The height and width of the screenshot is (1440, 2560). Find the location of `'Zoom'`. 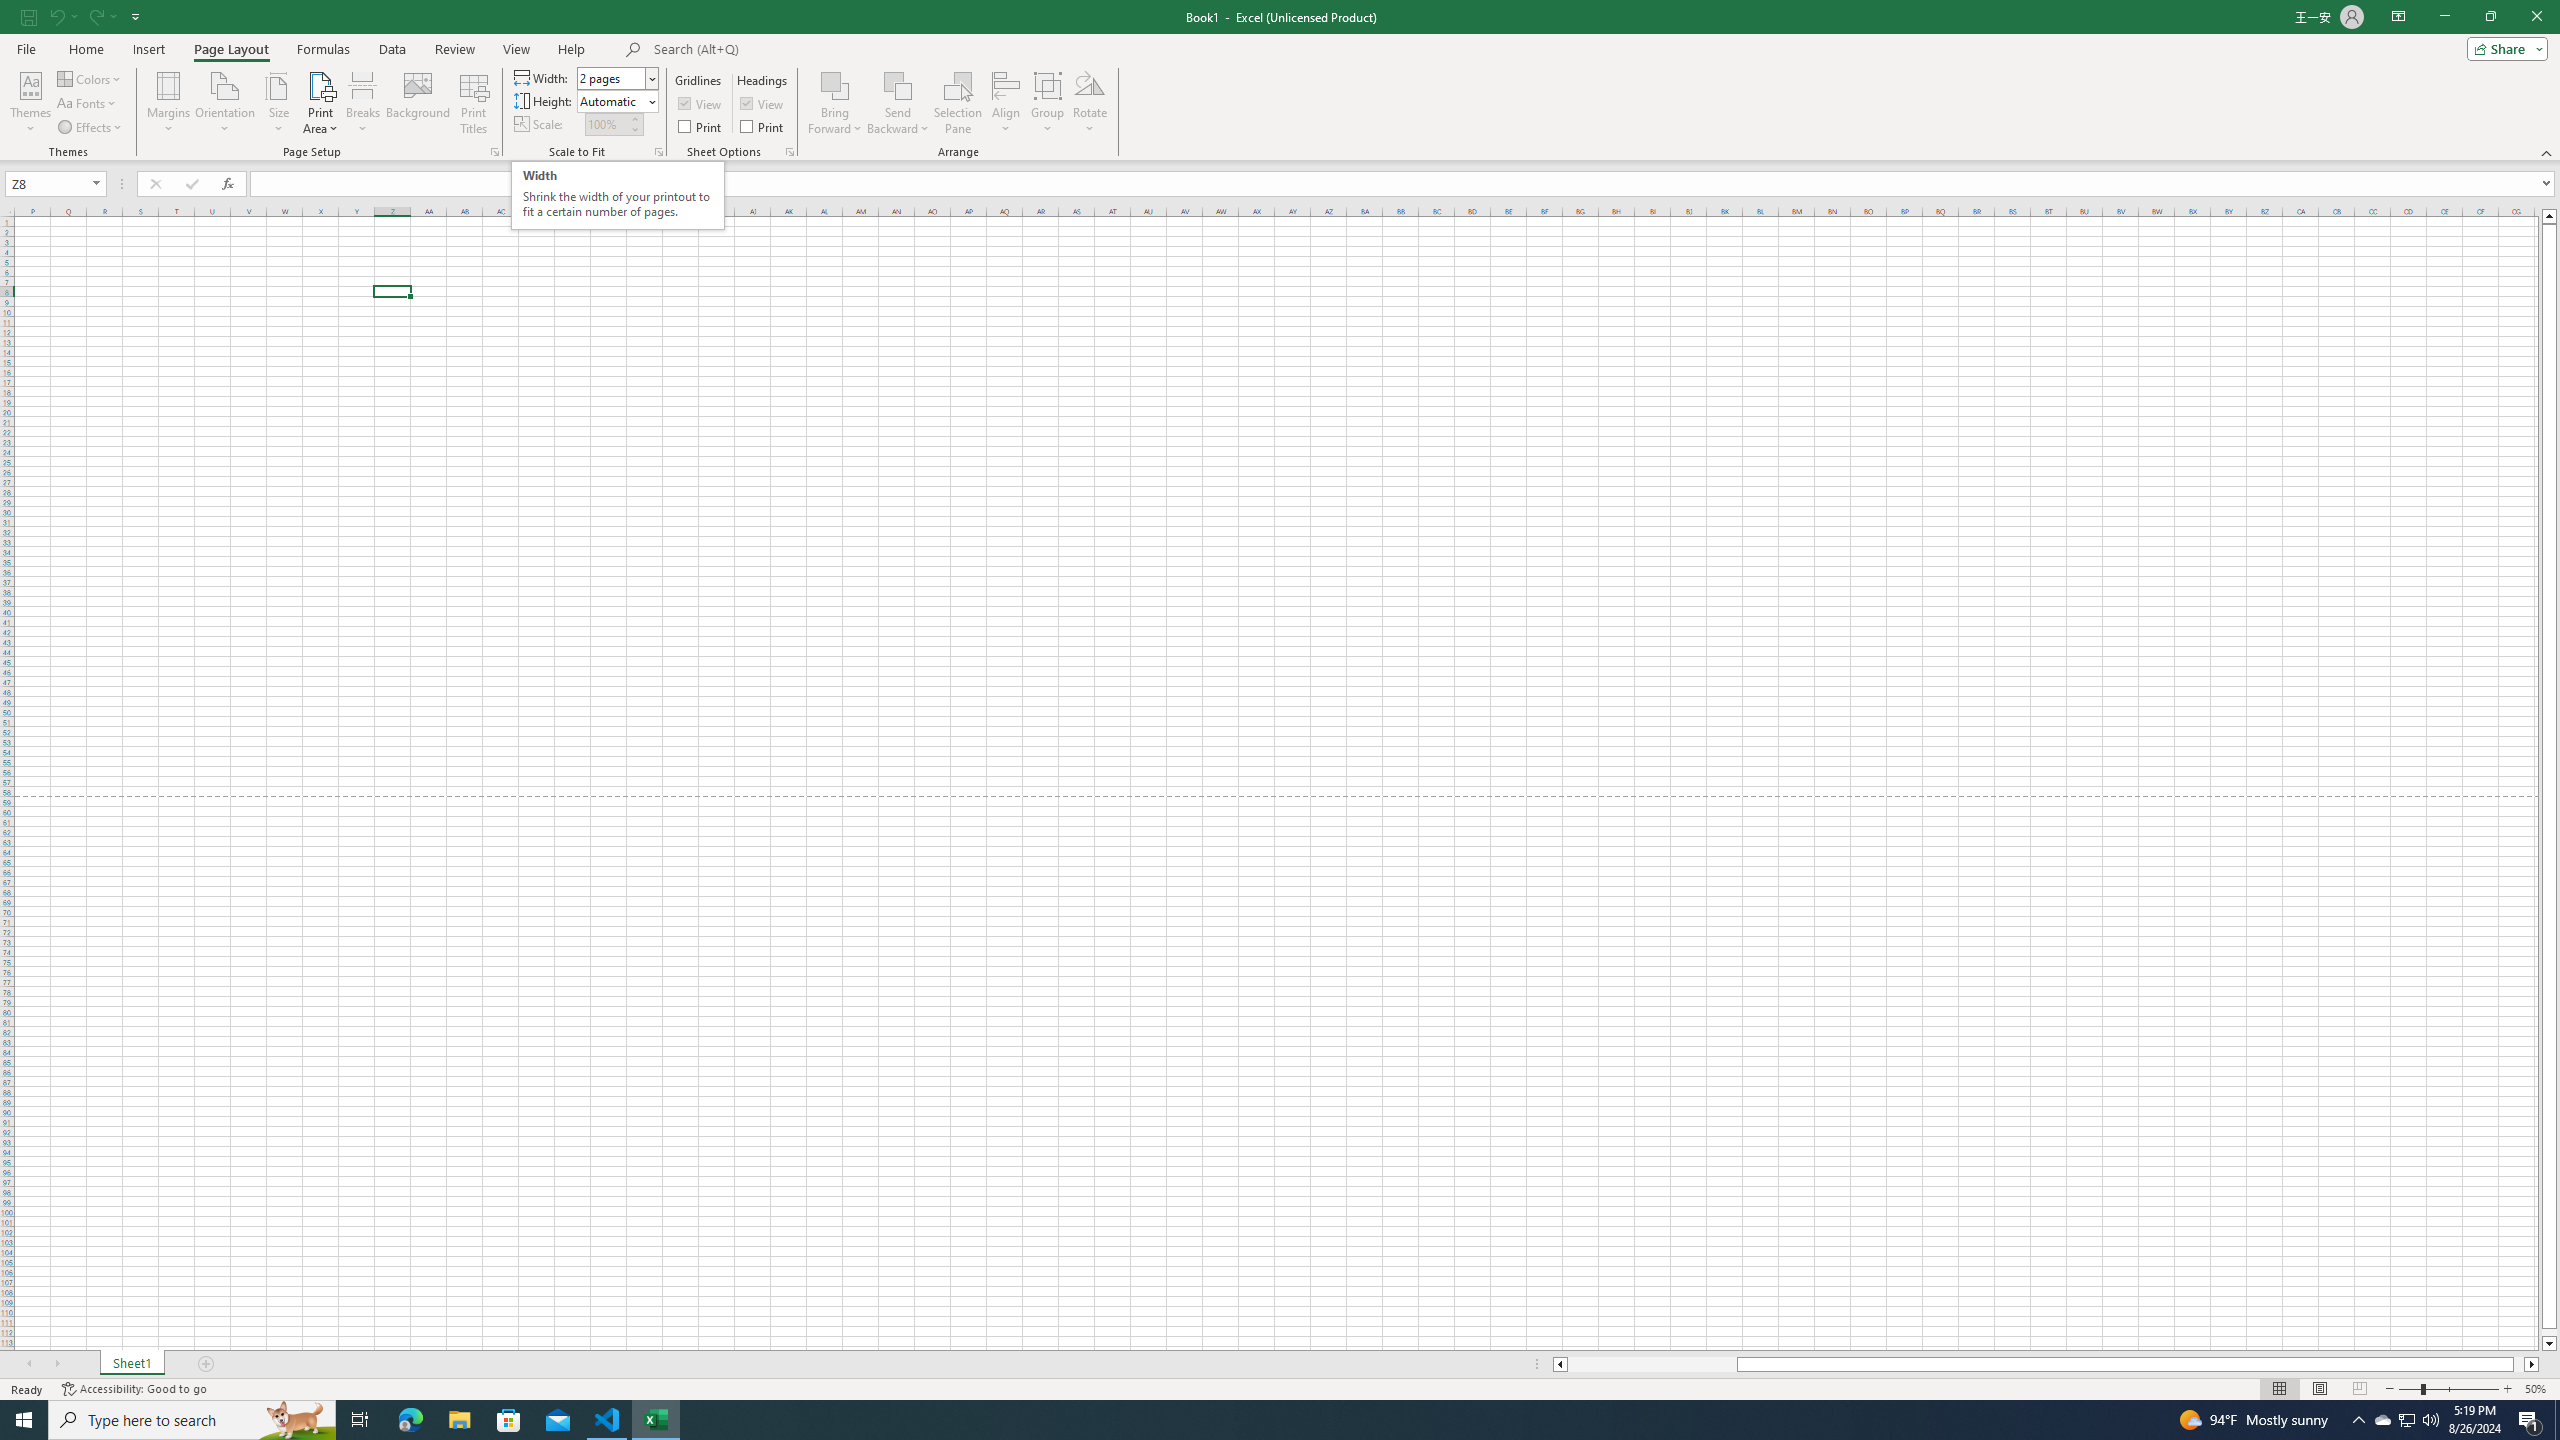

'Zoom' is located at coordinates (2447, 1389).